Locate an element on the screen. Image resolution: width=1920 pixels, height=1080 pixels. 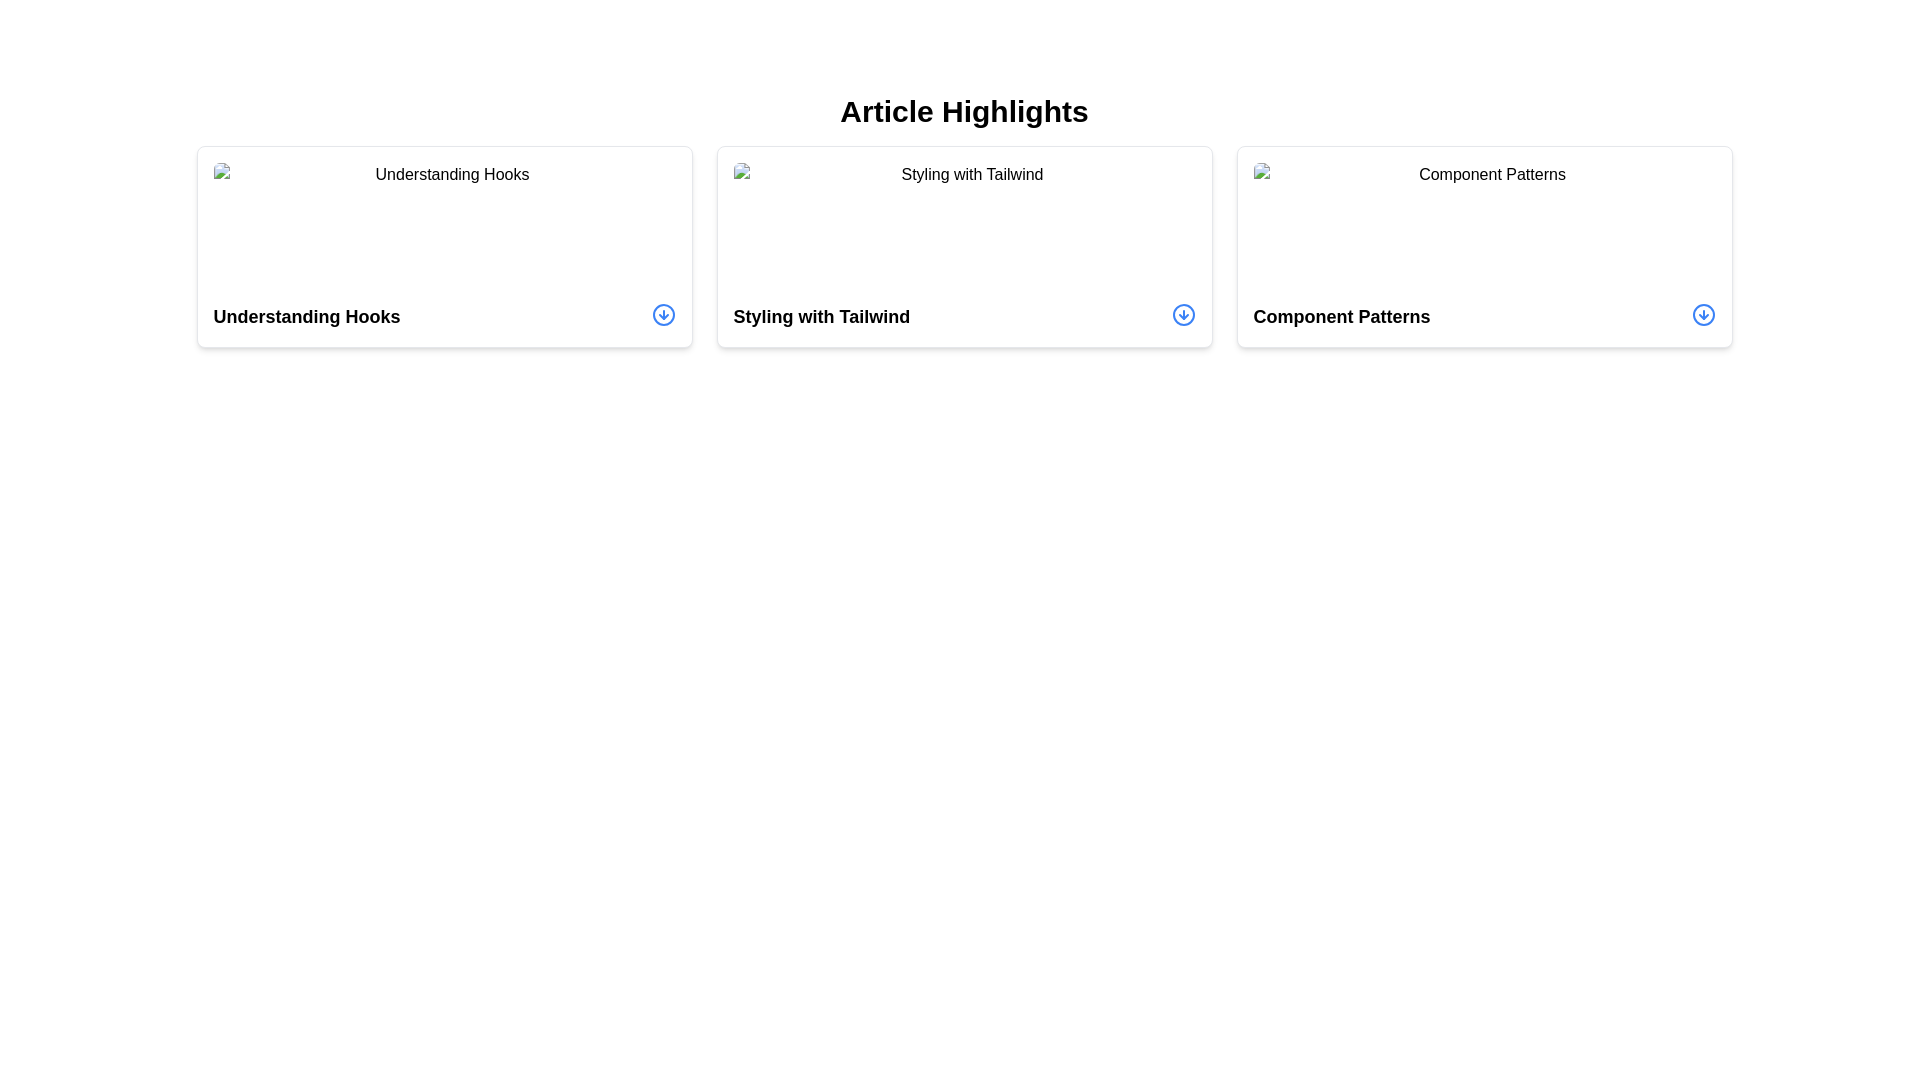
the SVG circular arrow icon located in the bottom right corner of the 'Component Patterns' card, which indicates a downward action for downloading or revealing additional content is located at coordinates (1702, 315).